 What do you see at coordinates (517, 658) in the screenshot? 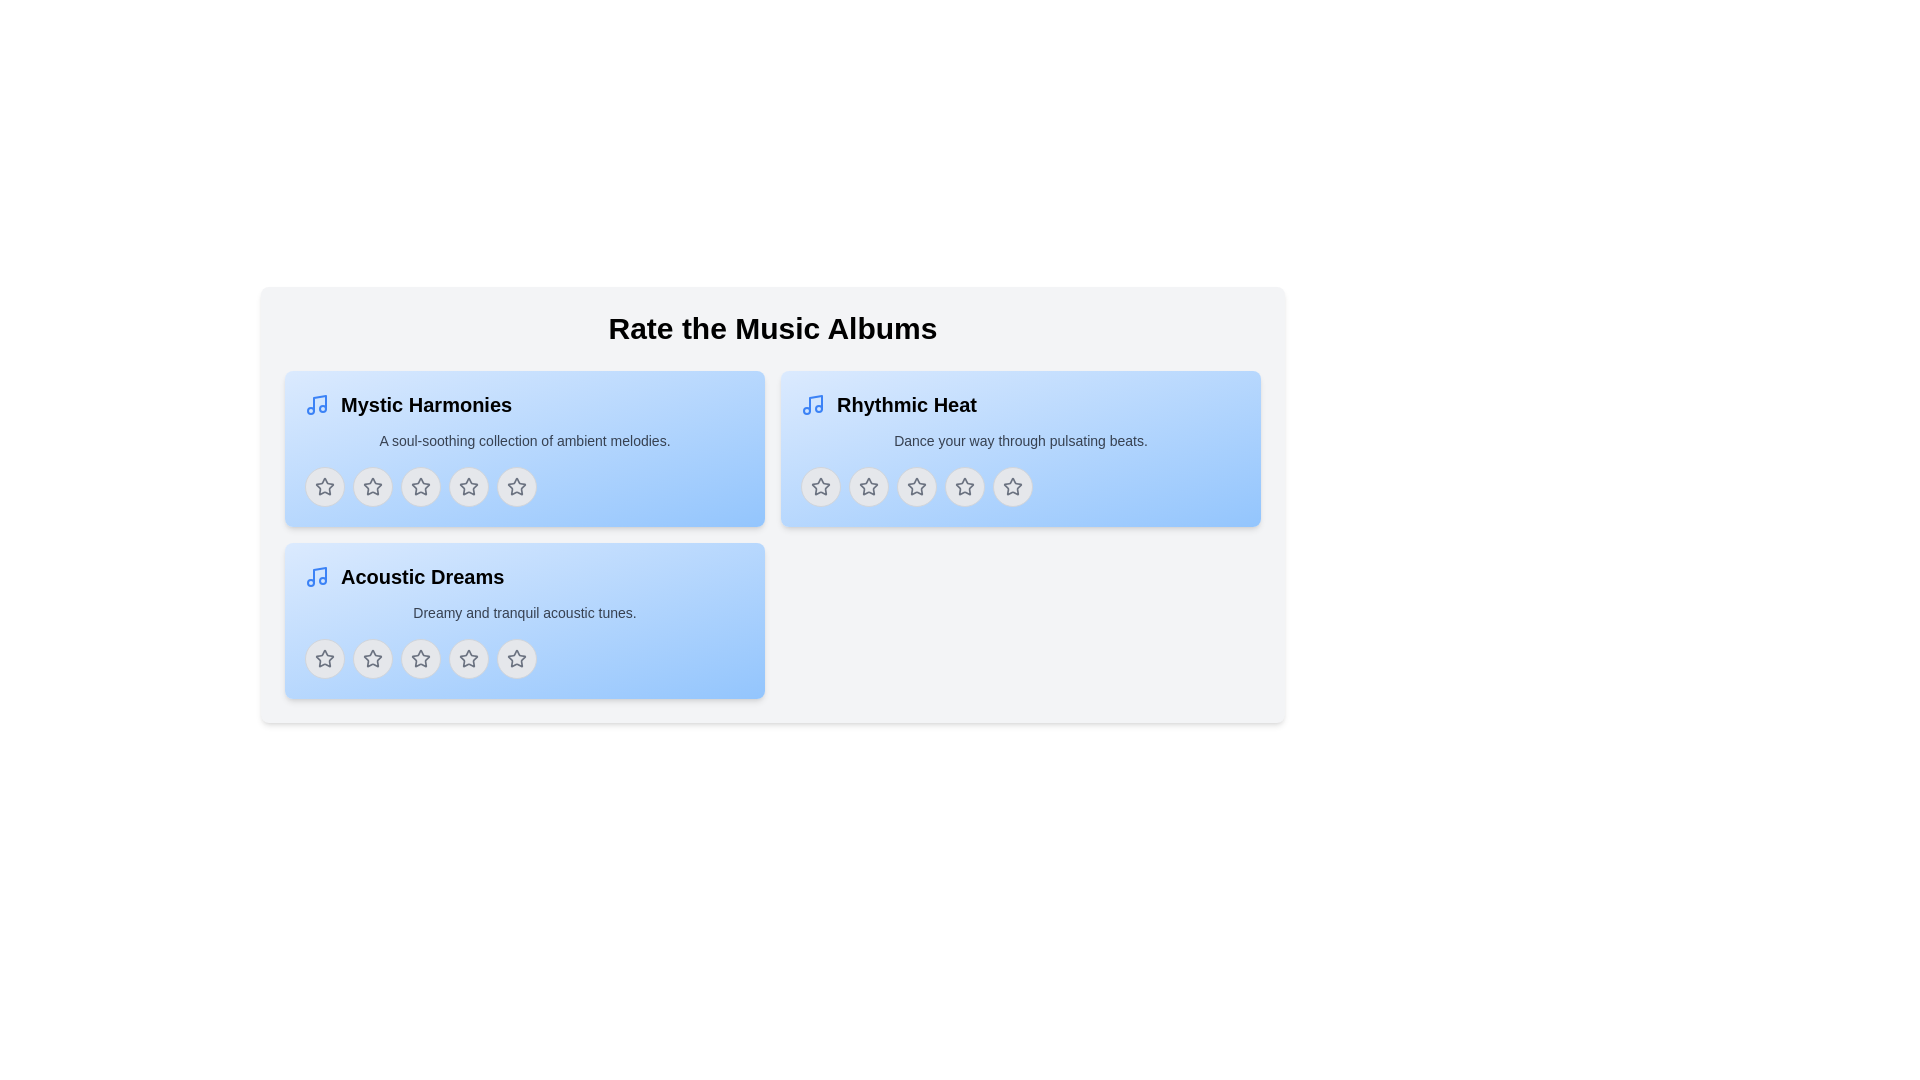
I see `the fifth star icon` at bounding box center [517, 658].